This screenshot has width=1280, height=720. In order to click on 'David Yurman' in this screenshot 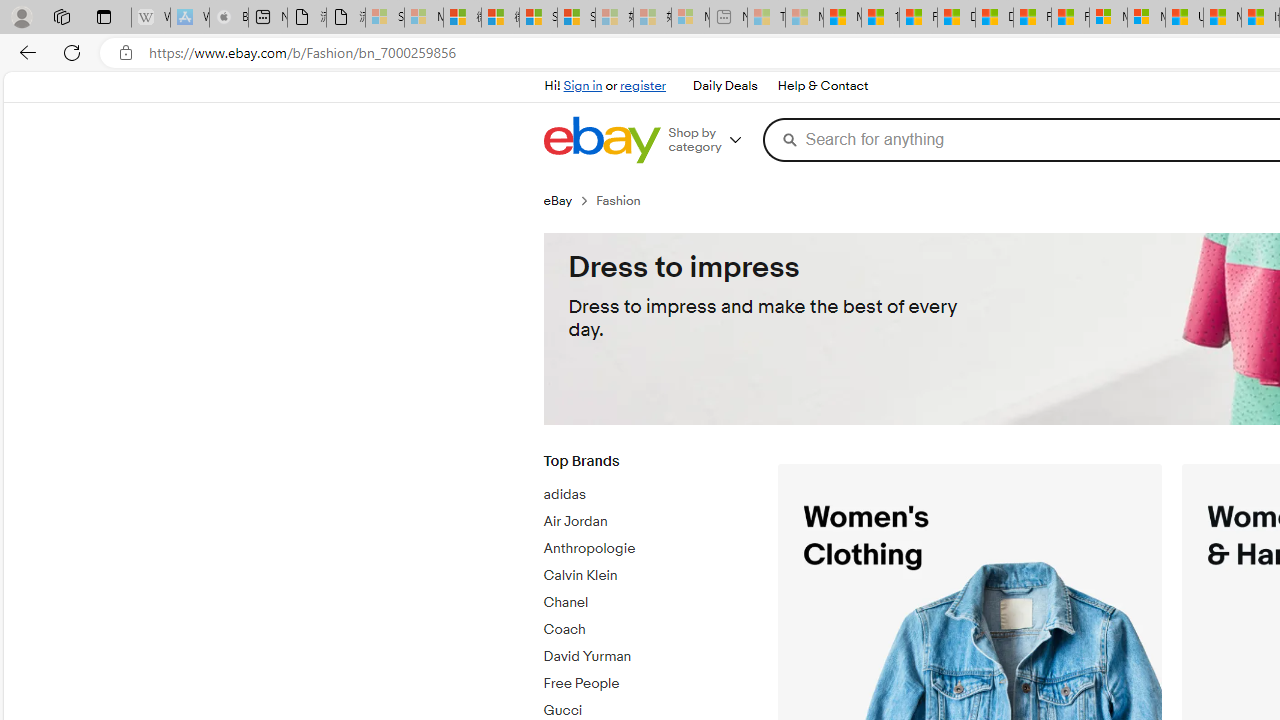, I will do `click(645, 653)`.